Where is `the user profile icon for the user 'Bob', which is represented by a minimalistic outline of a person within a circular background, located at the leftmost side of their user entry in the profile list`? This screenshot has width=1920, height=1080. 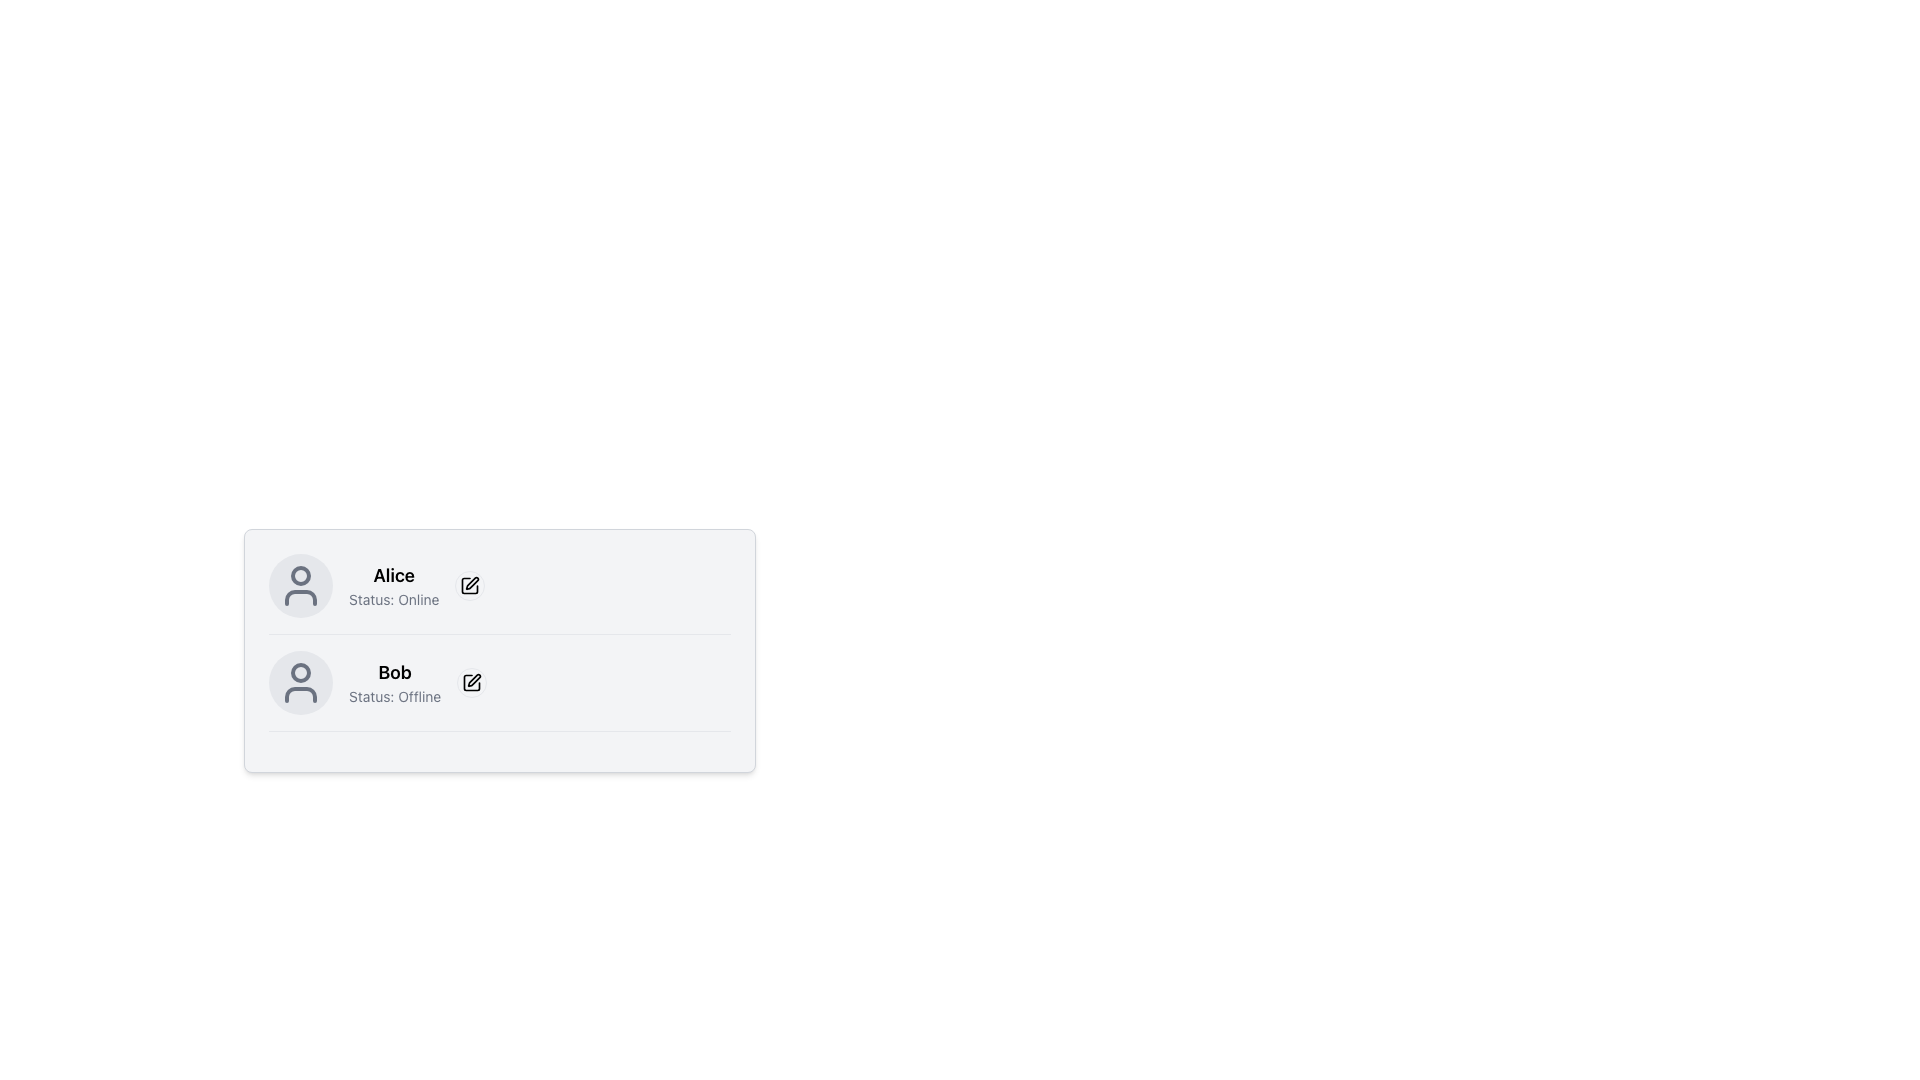 the user profile icon for the user 'Bob', which is represented by a minimalistic outline of a person within a circular background, located at the leftmost side of their user entry in the profile list is located at coordinates (300, 681).